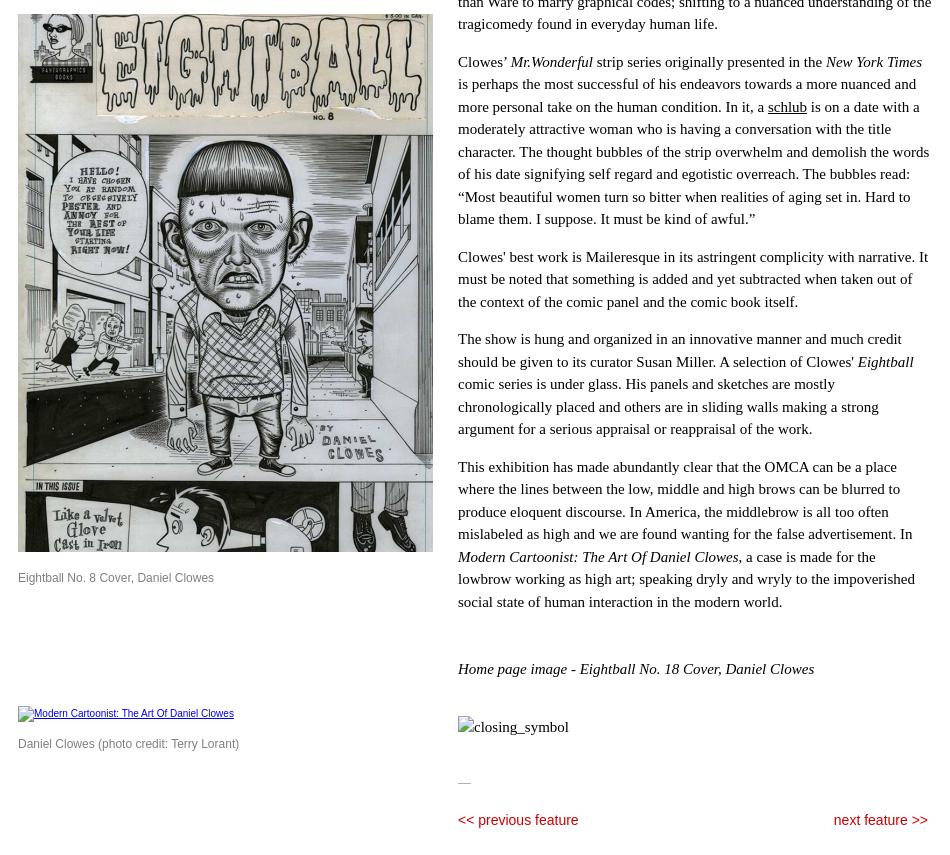 The height and width of the screenshot is (855, 950). I want to click on 'comic series is under glass. His panels and sketches are mostly chronologically placed and others are in sliding walls making a strong argument for a serious appraisal or reappraisal of the work.', so click(668, 406).